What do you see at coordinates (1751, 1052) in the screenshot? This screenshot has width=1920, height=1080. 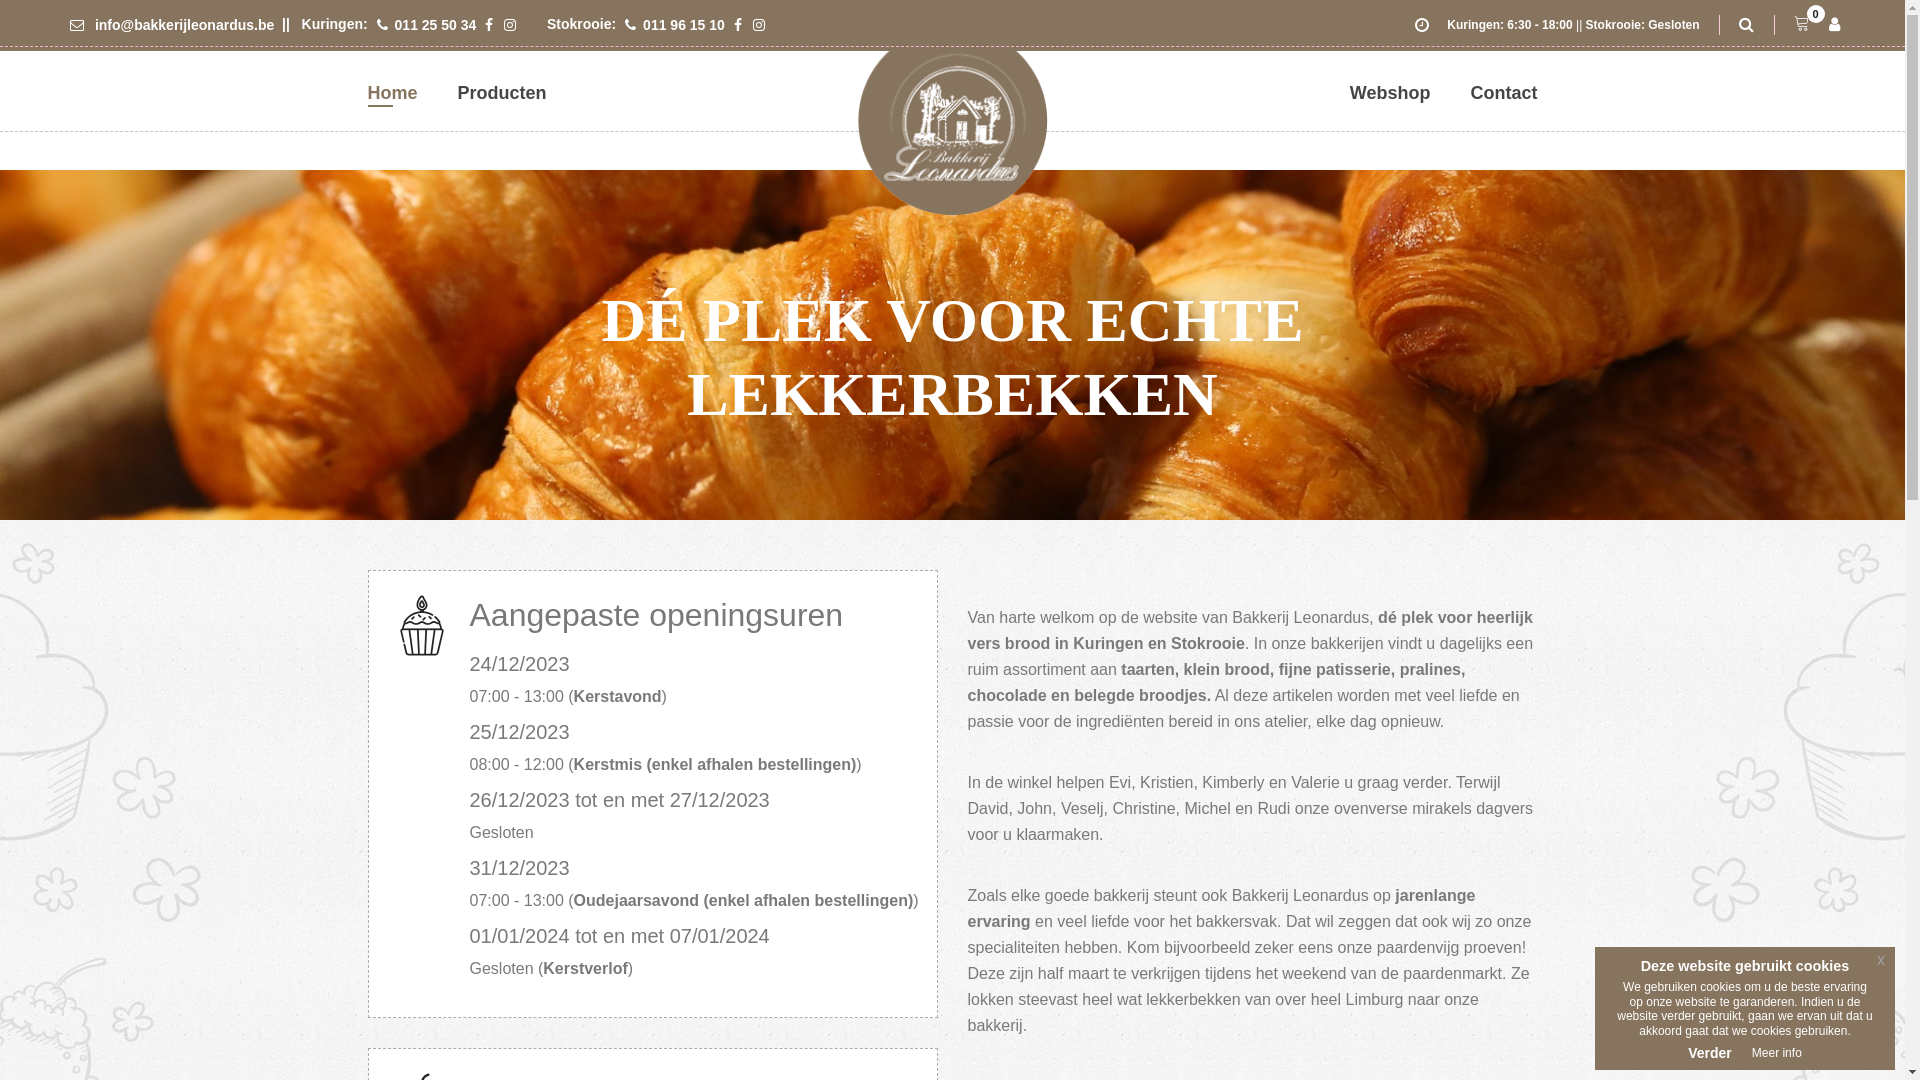 I see `'Meer info'` at bounding box center [1751, 1052].